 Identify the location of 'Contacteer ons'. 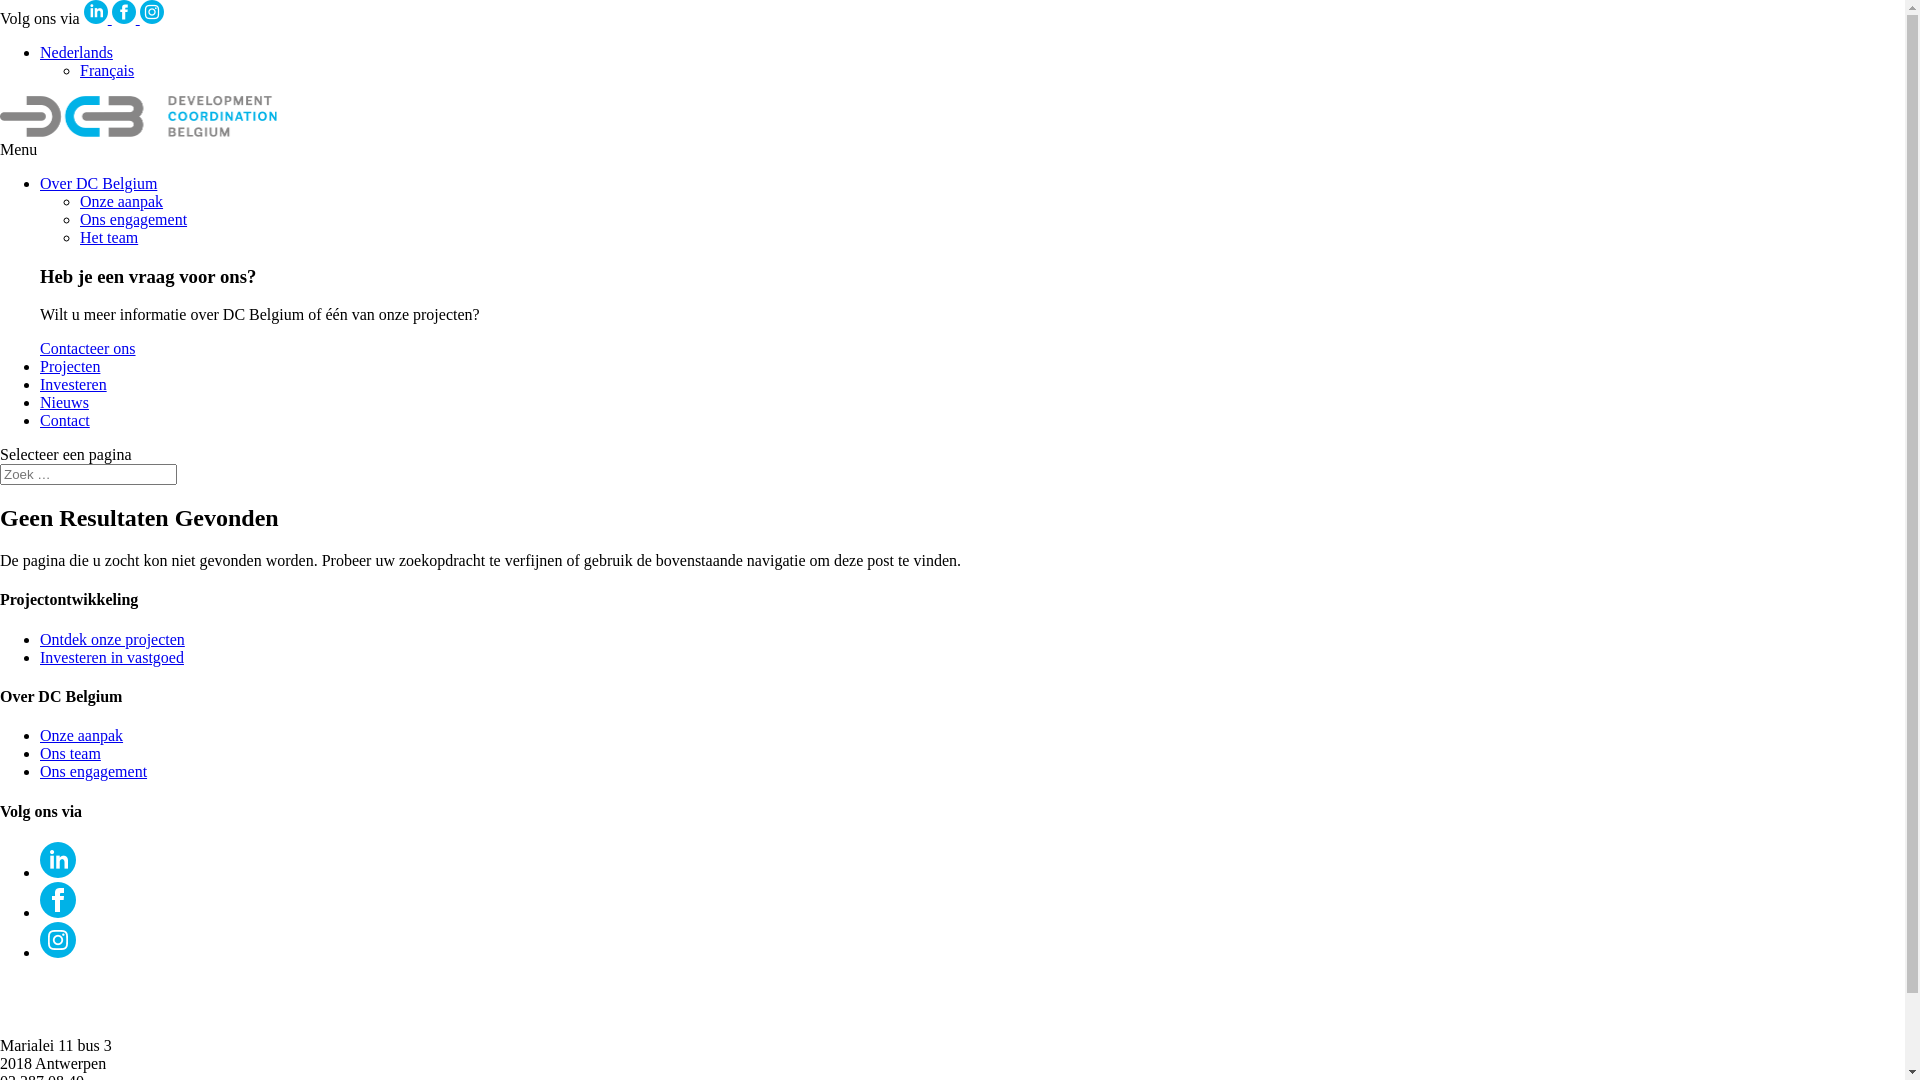
(86, 347).